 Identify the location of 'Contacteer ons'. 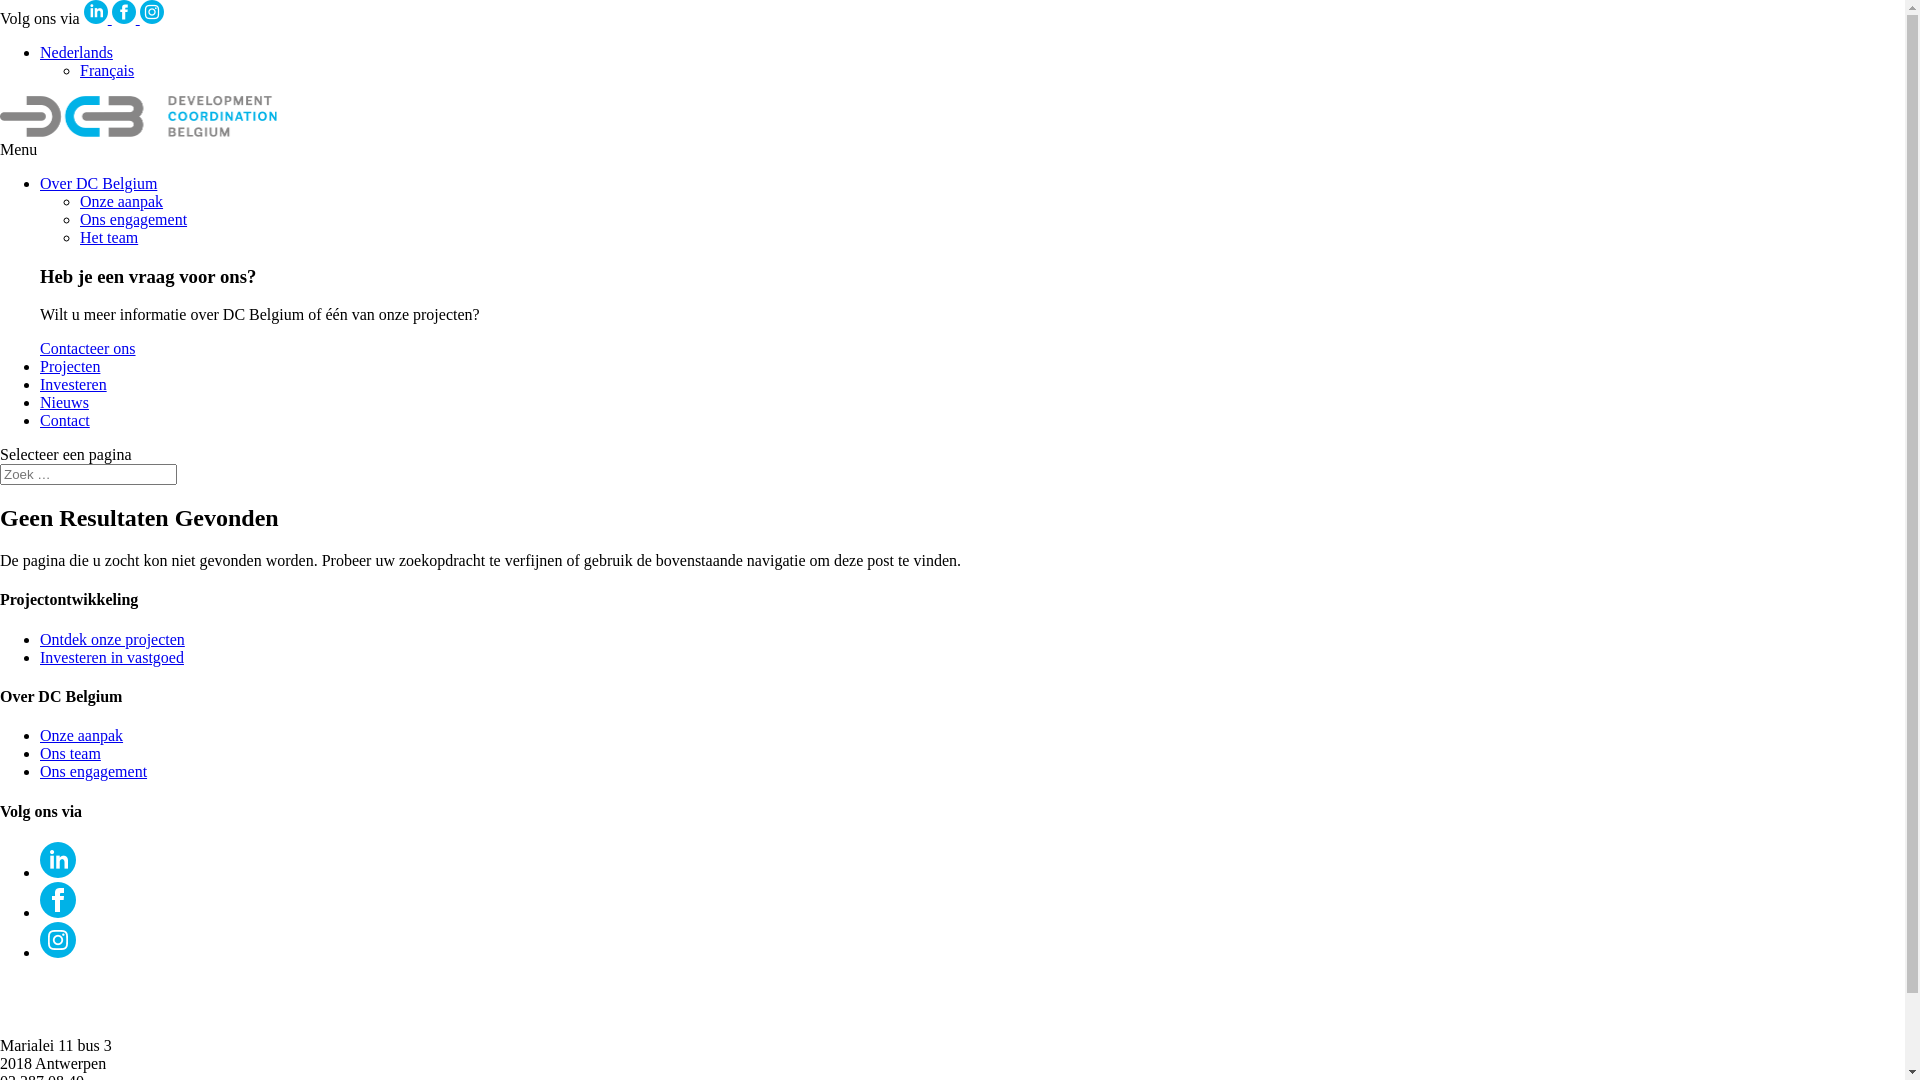
(86, 347).